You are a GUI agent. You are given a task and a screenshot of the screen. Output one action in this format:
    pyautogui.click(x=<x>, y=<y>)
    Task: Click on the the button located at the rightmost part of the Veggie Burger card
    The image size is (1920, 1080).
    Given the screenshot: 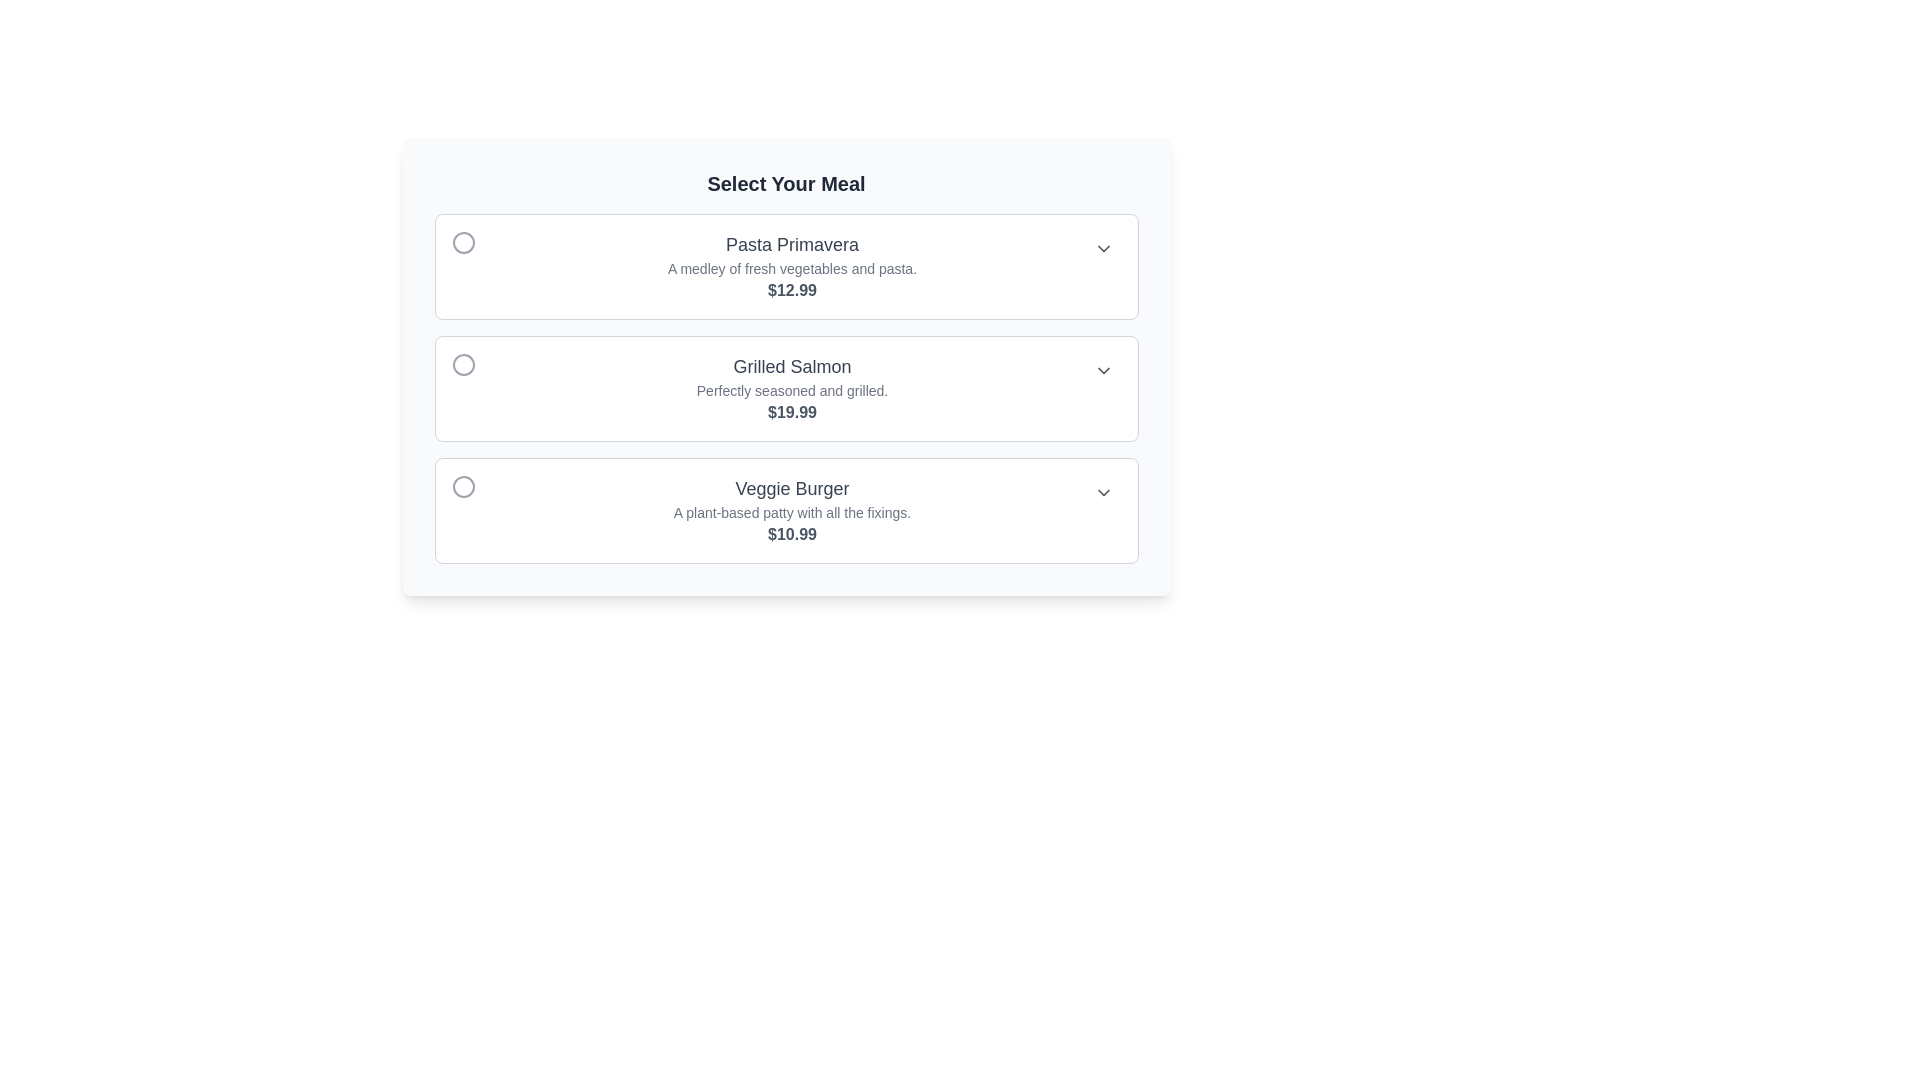 What is the action you would take?
    pyautogui.click(x=1102, y=493)
    